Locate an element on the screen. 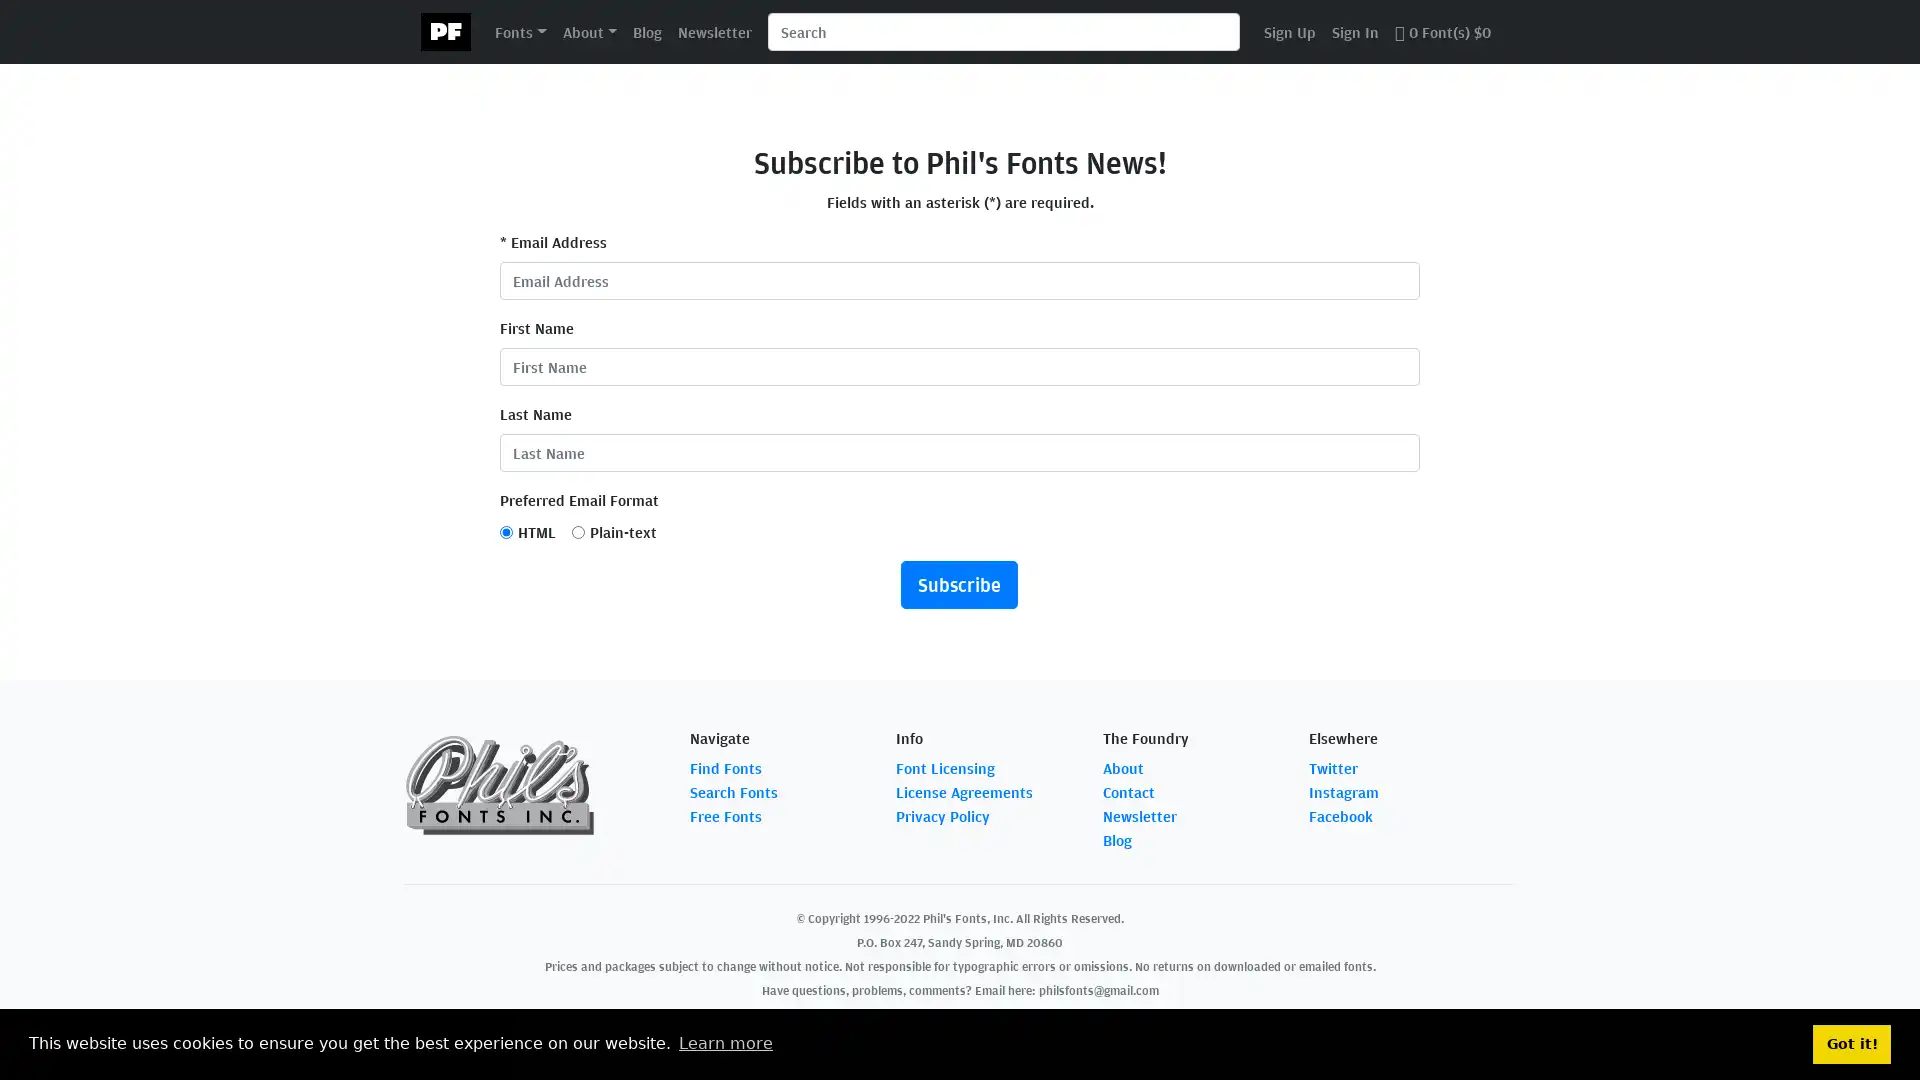 Image resolution: width=1920 pixels, height=1080 pixels. Subscribe is located at coordinates (958, 583).